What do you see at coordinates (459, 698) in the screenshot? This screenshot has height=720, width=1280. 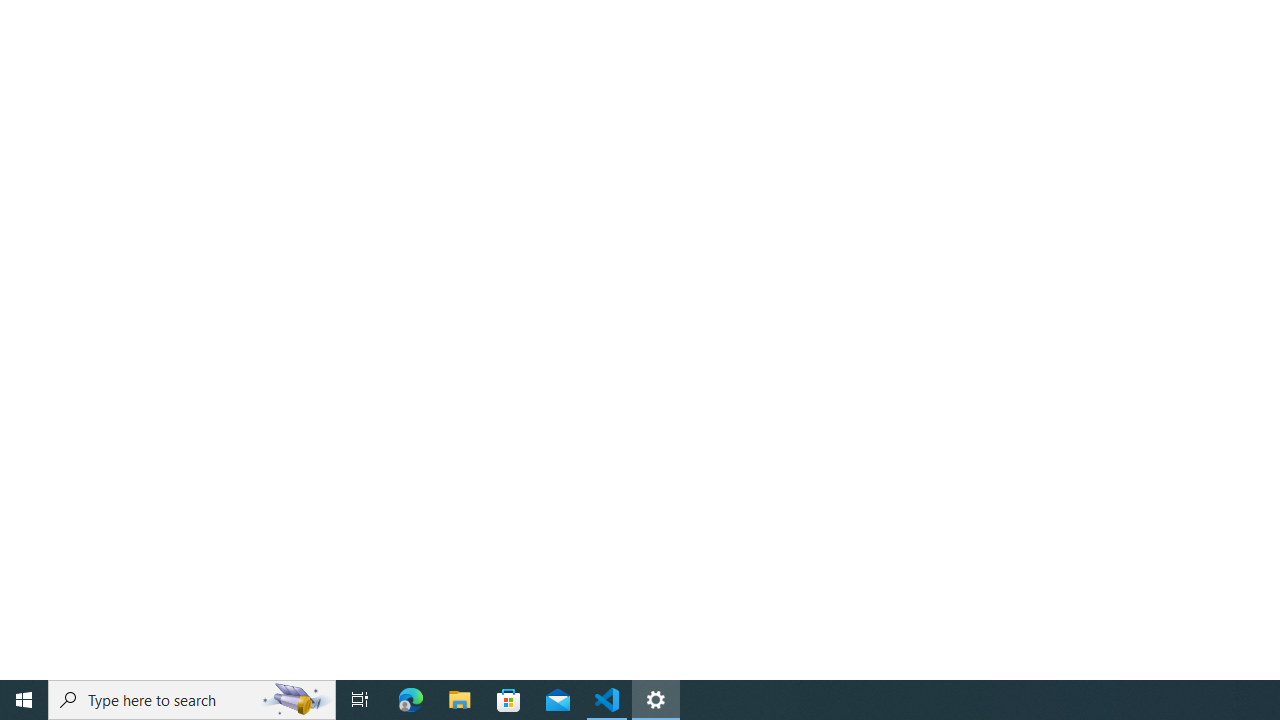 I see `'File Explorer'` at bounding box center [459, 698].